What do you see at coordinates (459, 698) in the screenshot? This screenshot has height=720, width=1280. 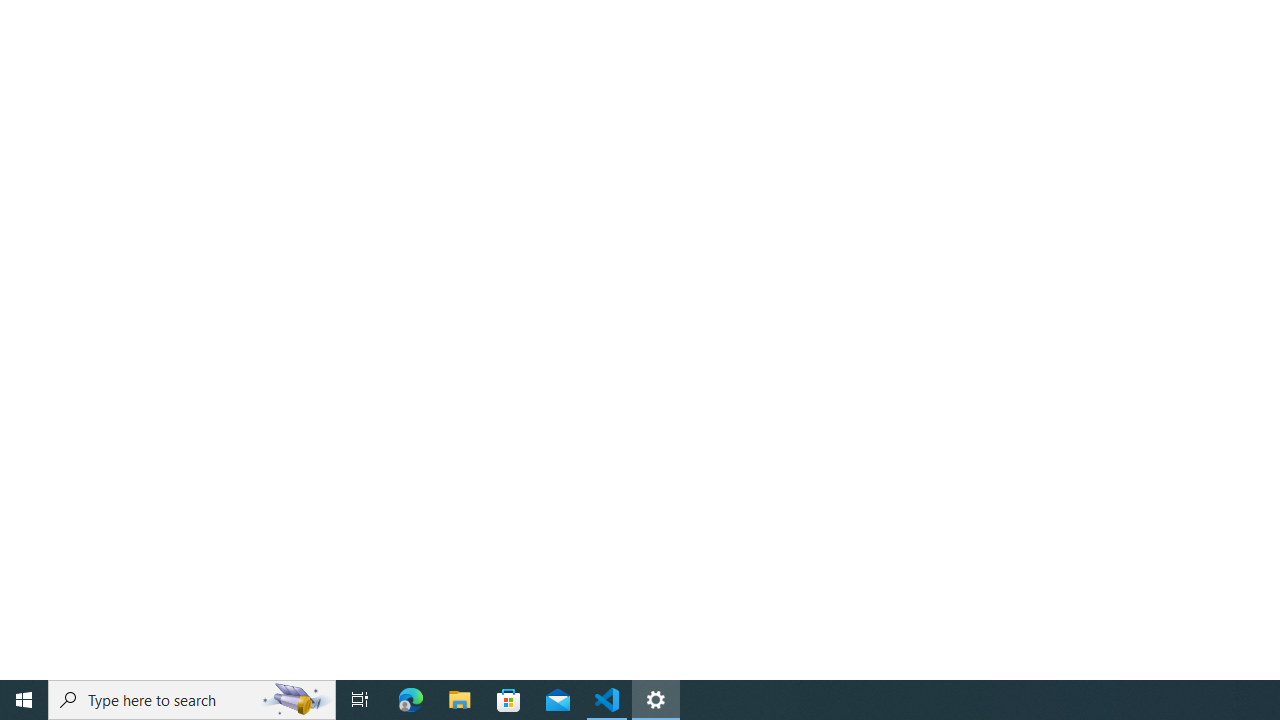 I see `'File Explorer'` at bounding box center [459, 698].